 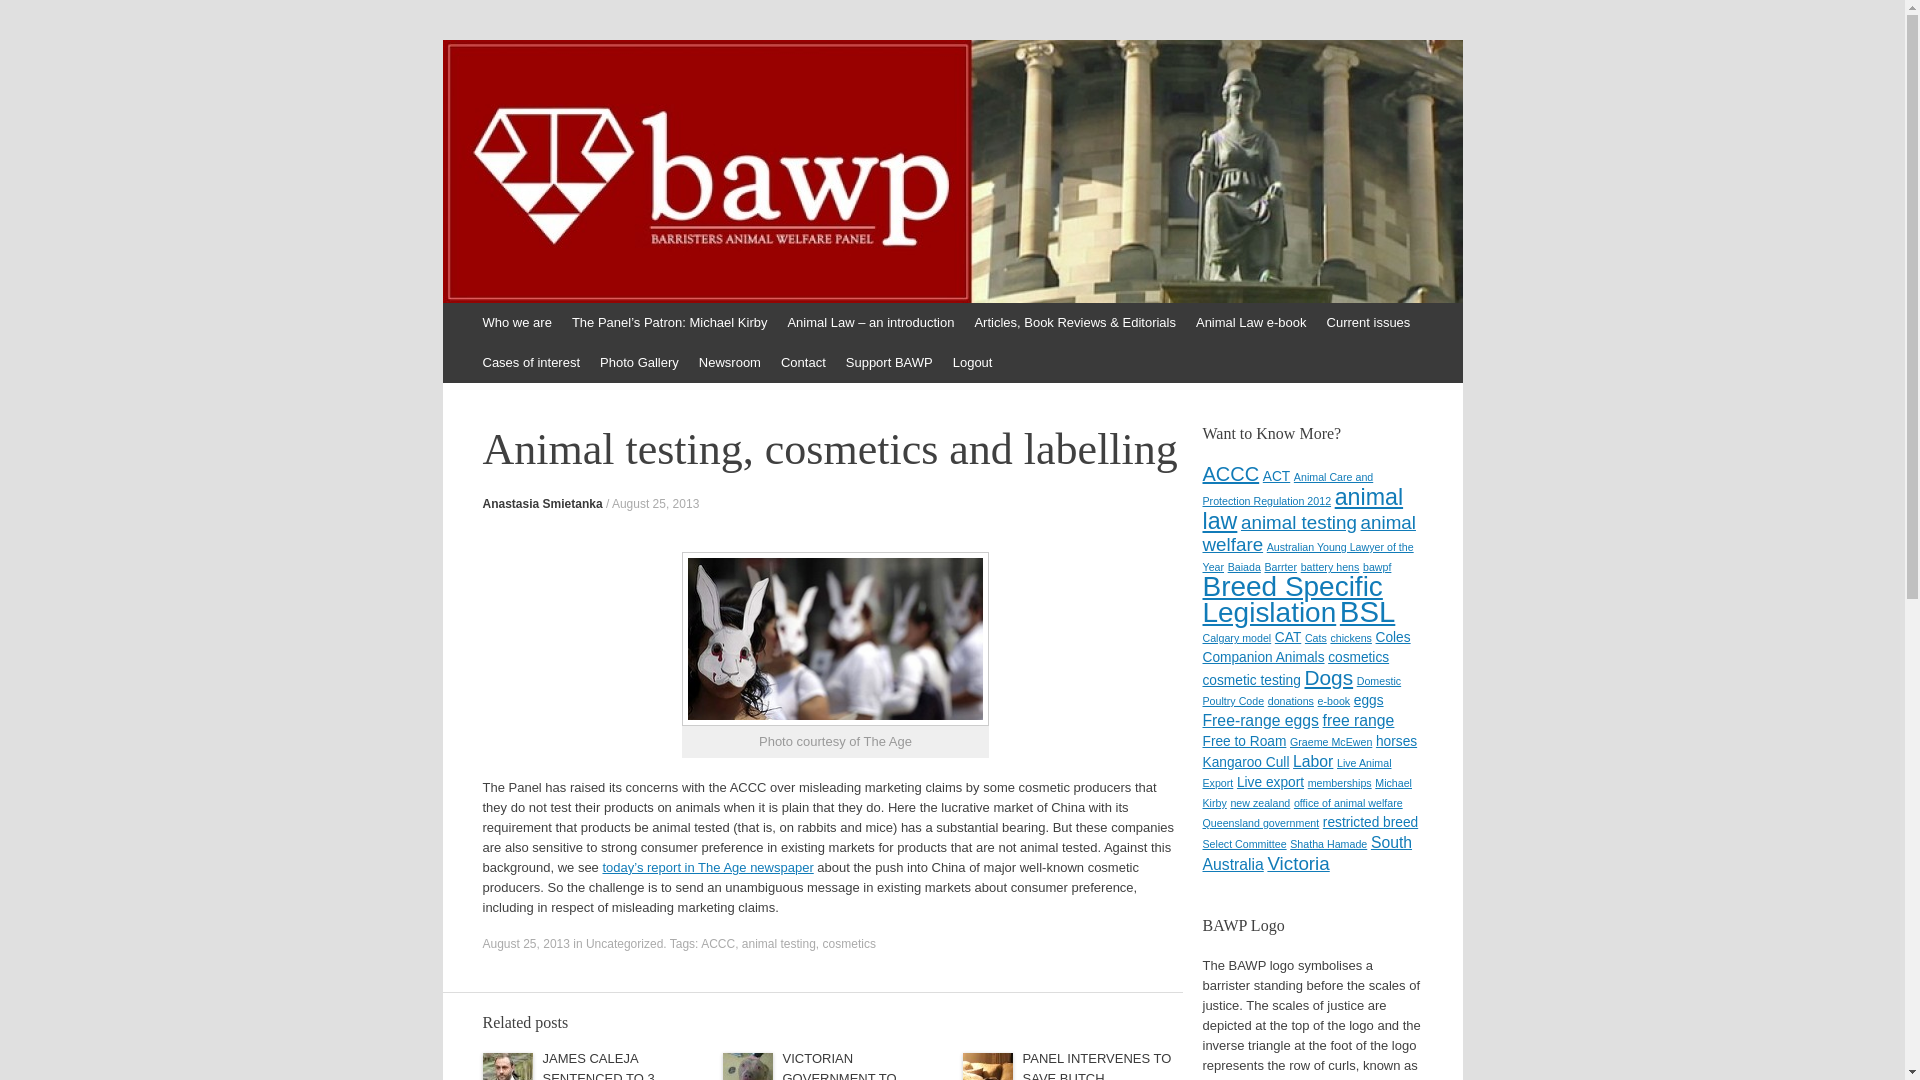 I want to click on 'Anastasia Smietanka', so click(x=481, y=503).